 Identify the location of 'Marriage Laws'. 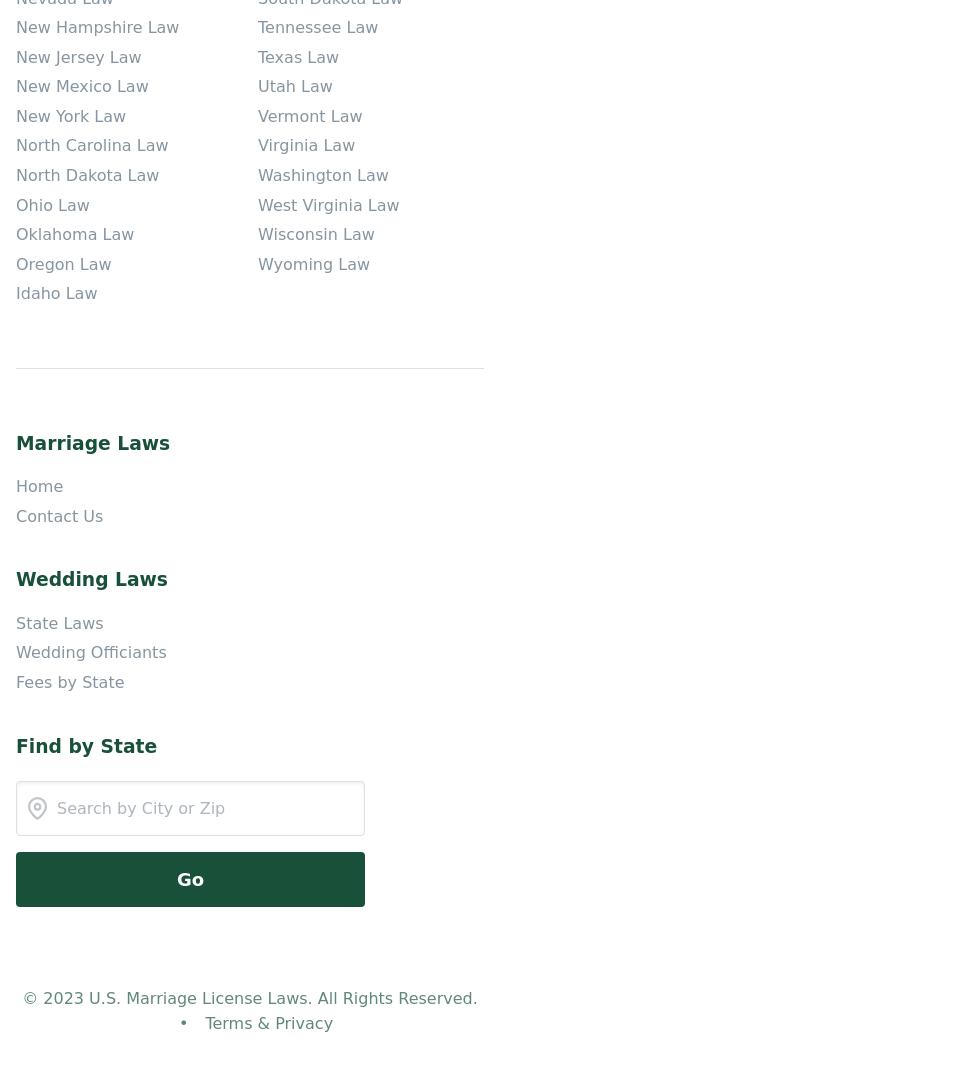
(93, 441).